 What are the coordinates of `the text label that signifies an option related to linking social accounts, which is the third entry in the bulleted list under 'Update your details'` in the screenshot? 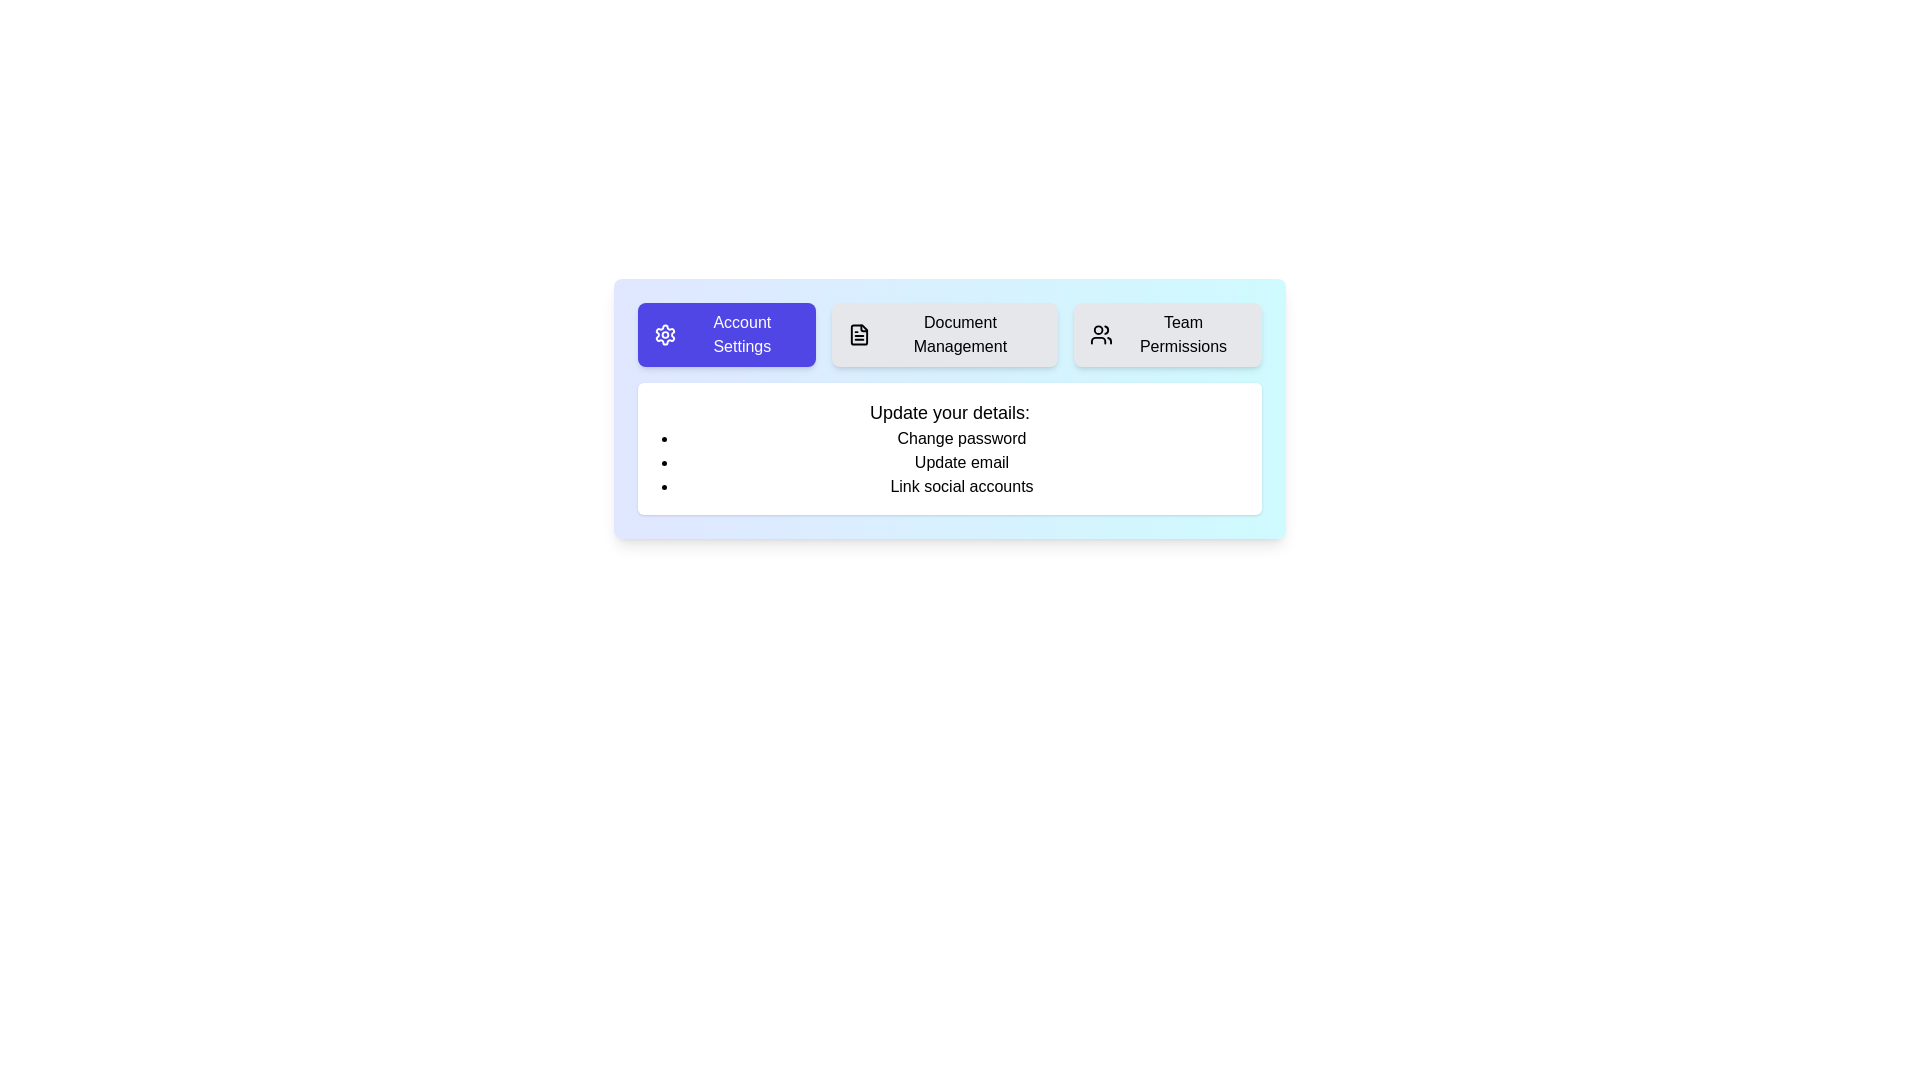 It's located at (961, 486).